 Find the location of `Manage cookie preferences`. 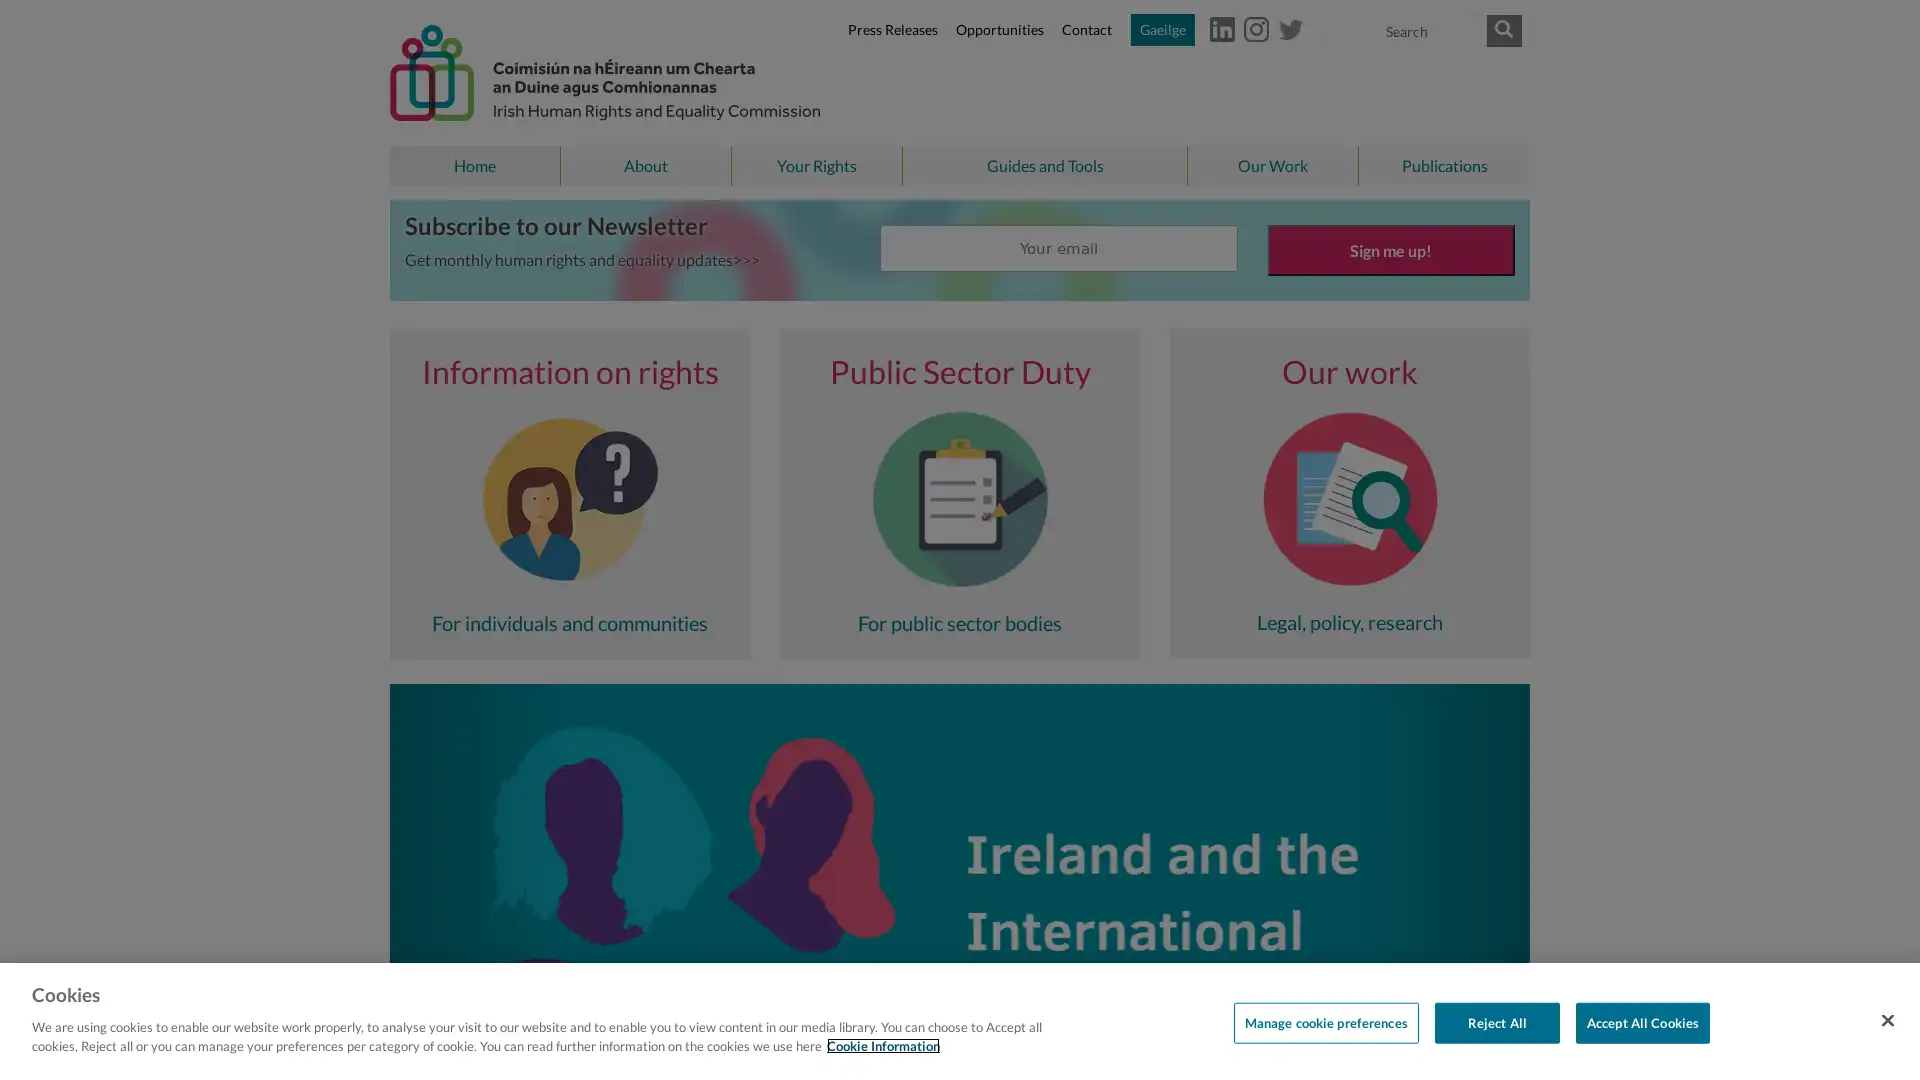

Manage cookie preferences is located at coordinates (1325, 1022).